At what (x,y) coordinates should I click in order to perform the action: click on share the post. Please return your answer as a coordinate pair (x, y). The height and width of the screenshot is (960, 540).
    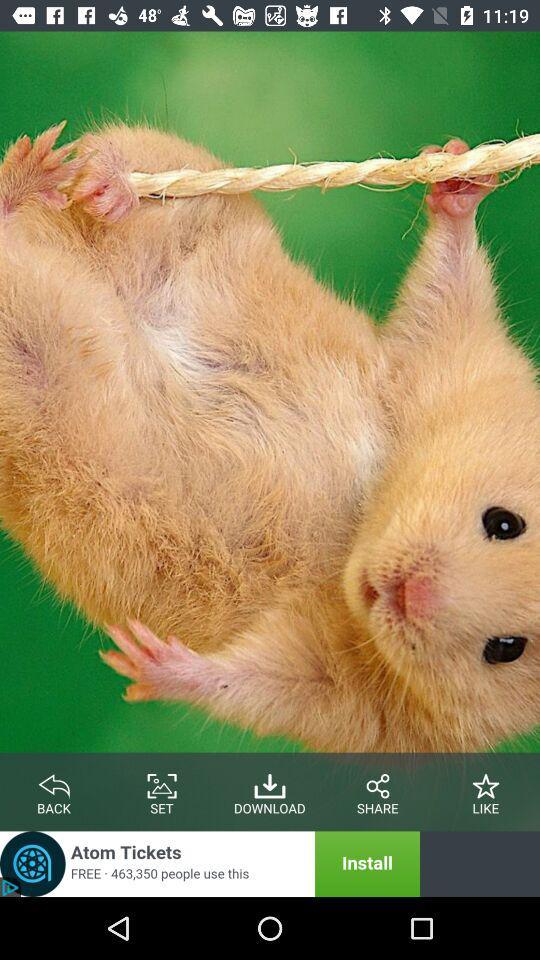
    Looking at the image, I should click on (378, 782).